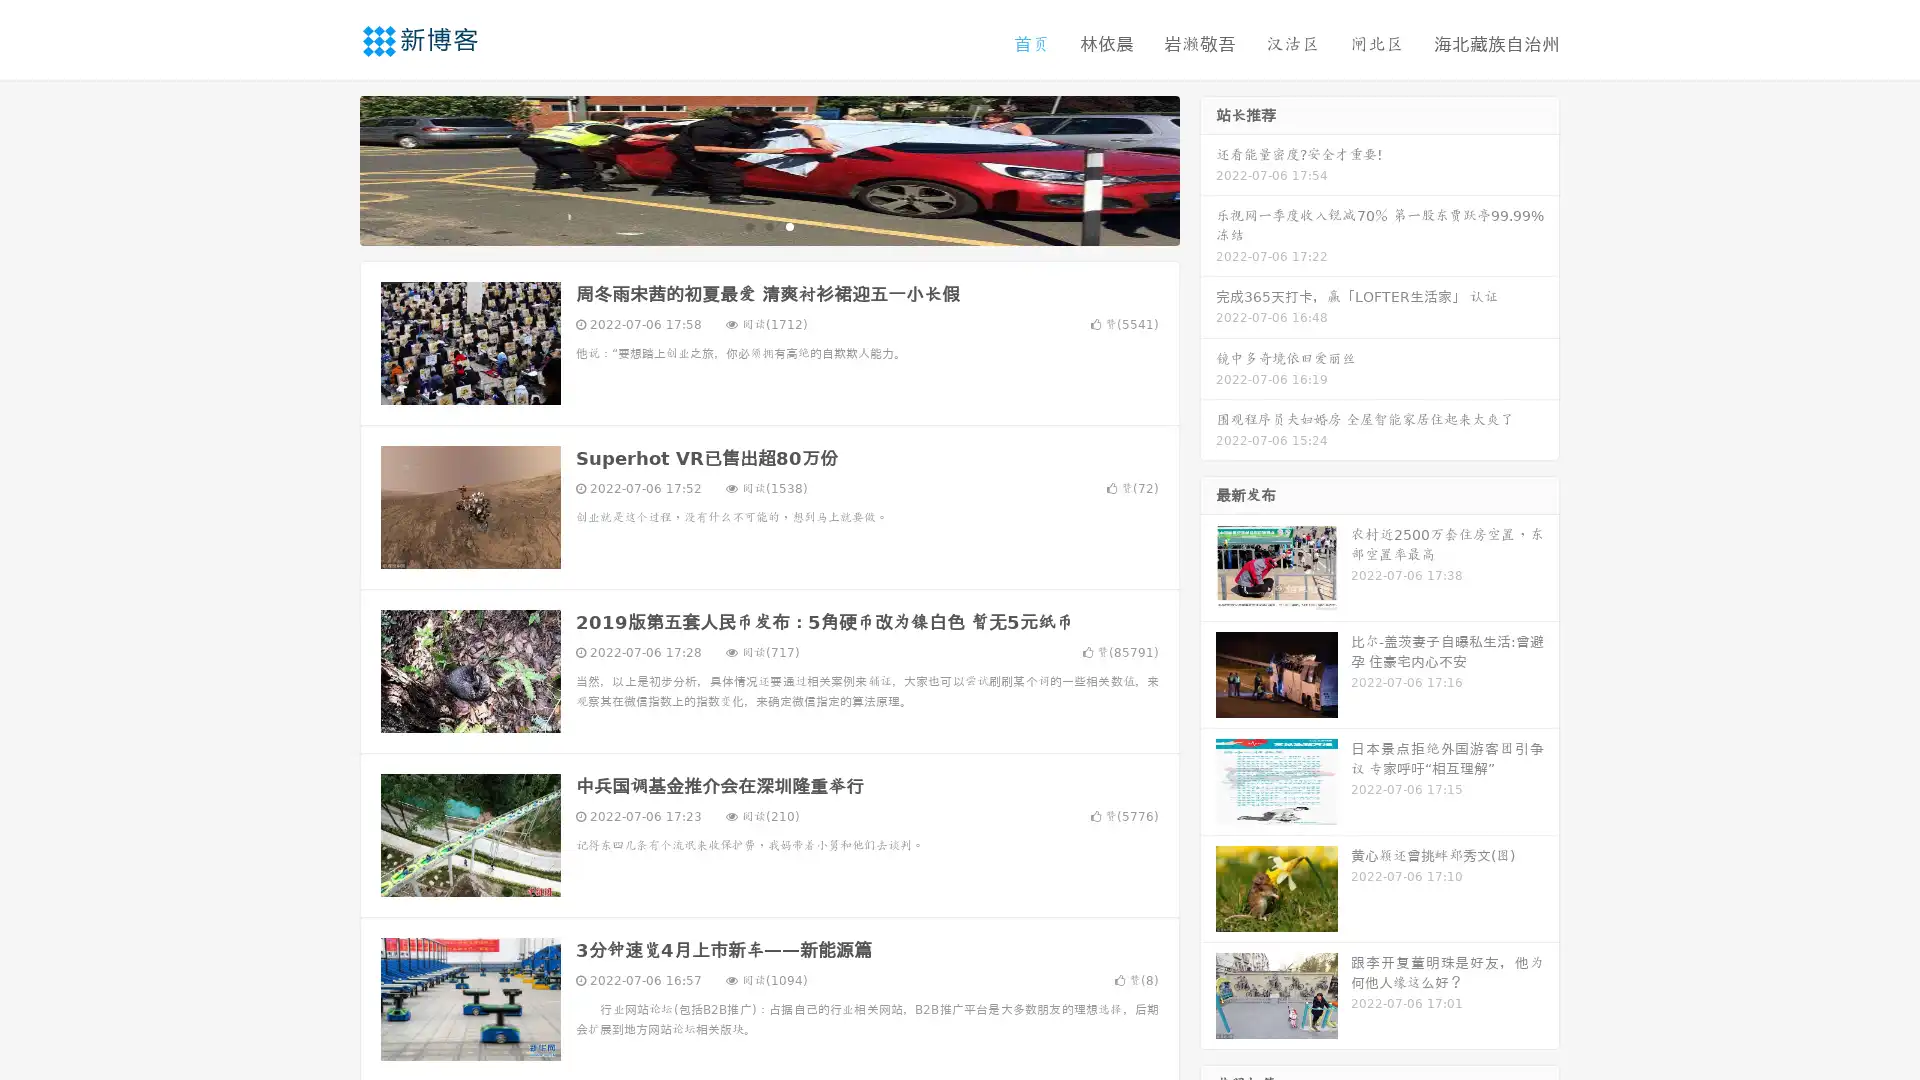  I want to click on Go to slide 3, so click(789, 225).